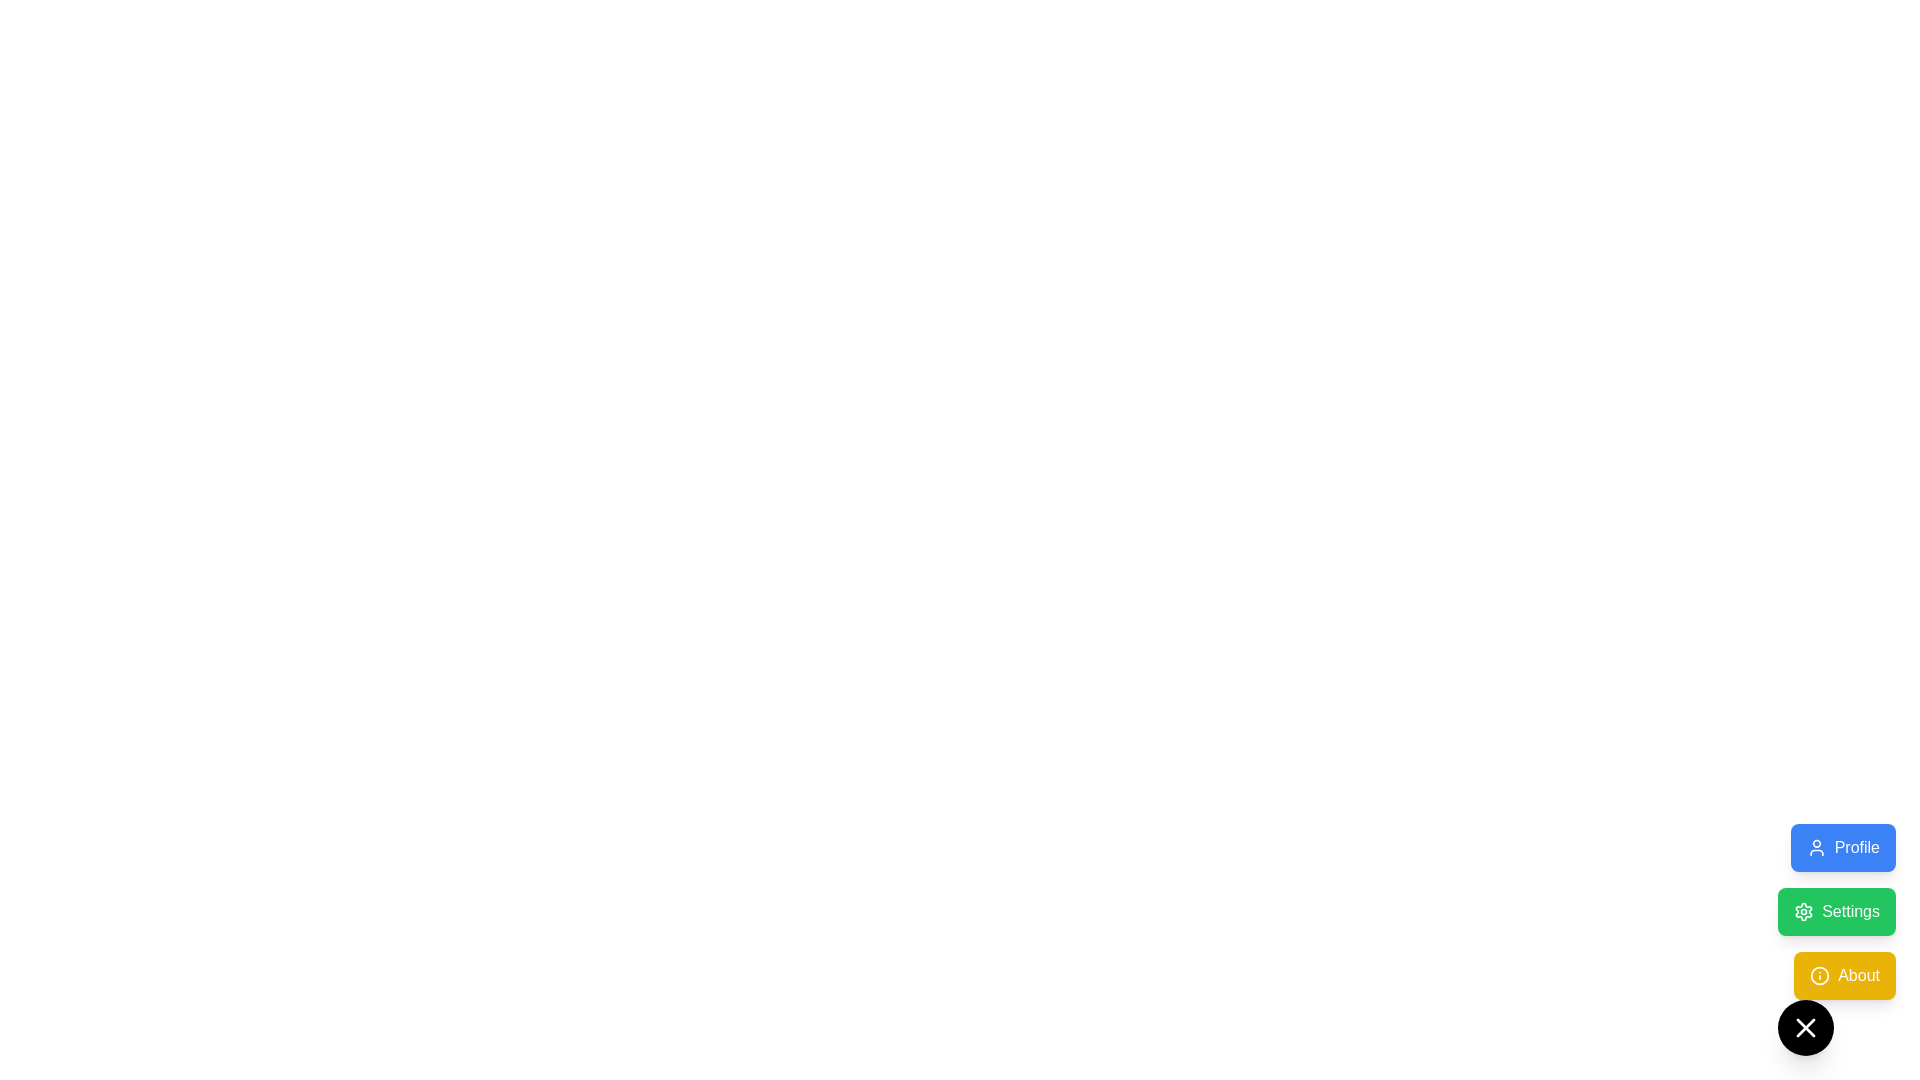 The height and width of the screenshot is (1080, 1920). Describe the element at coordinates (1820, 974) in the screenshot. I see `the SVG Circle that represents the background or border of the 'About' icon located at the bottom-right quadrant of the interface, just above the black 'Close' button` at that location.